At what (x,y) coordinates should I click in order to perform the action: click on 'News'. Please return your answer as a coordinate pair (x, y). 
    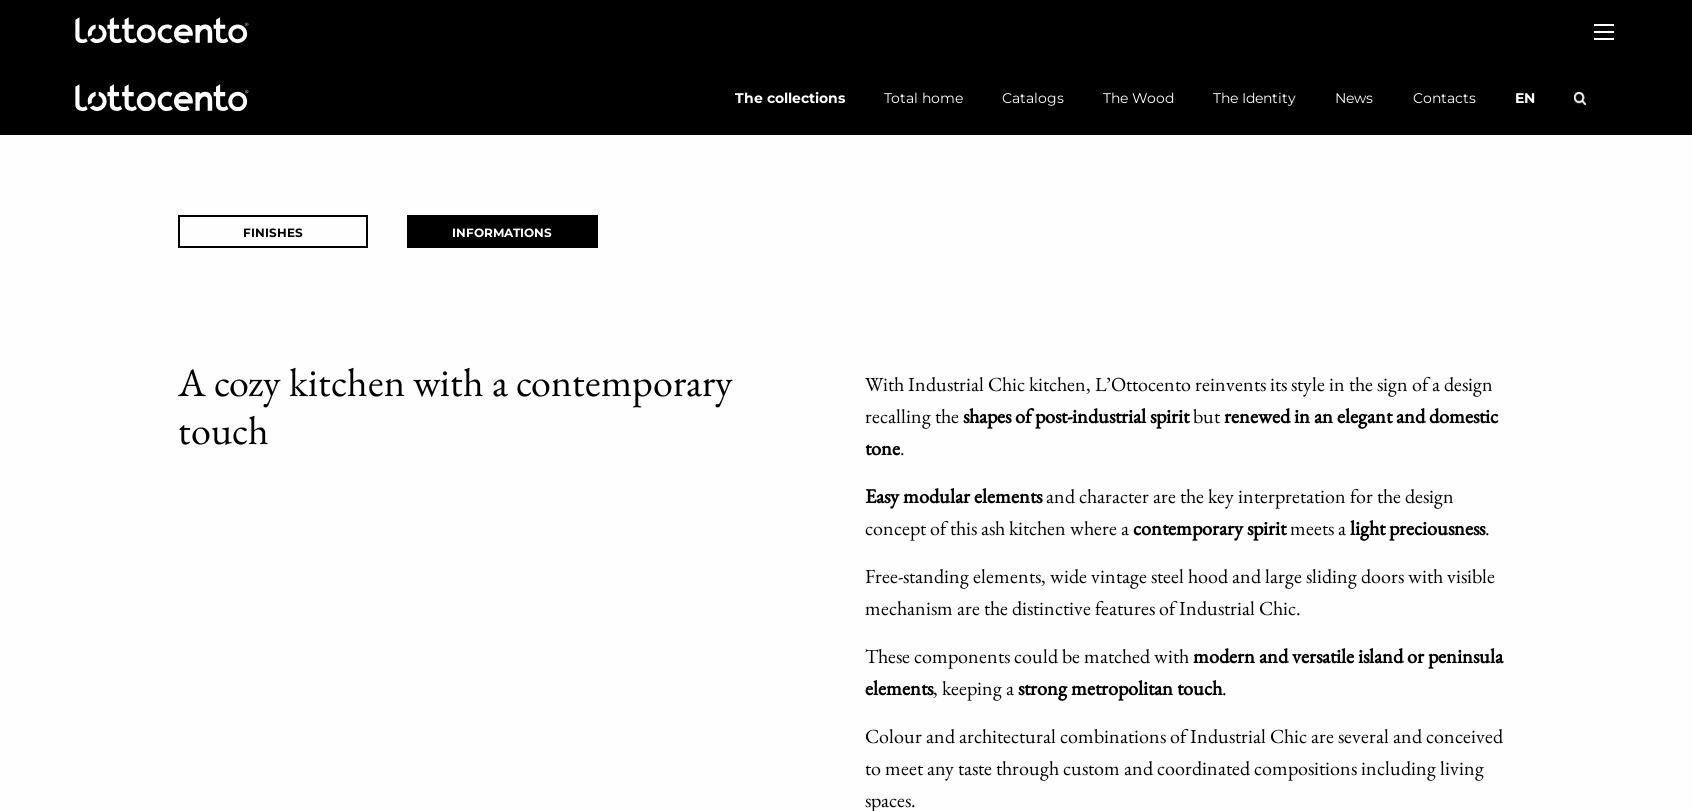
    Looking at the image, I should click on (1333, 97).